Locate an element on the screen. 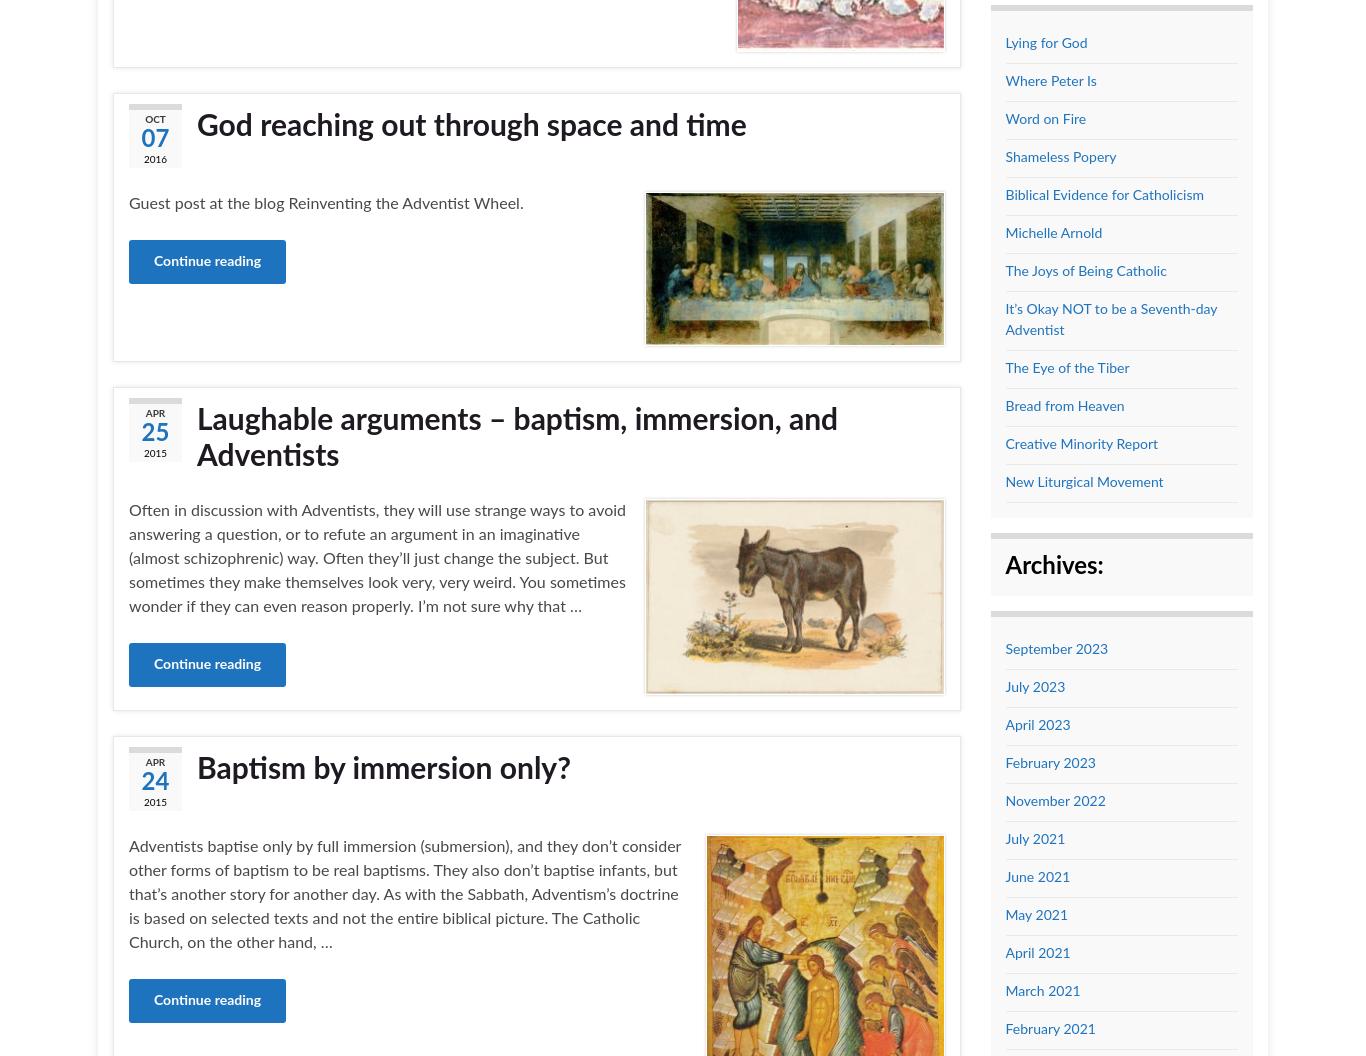  'June 2021' is located at coordinates (1004, 876).